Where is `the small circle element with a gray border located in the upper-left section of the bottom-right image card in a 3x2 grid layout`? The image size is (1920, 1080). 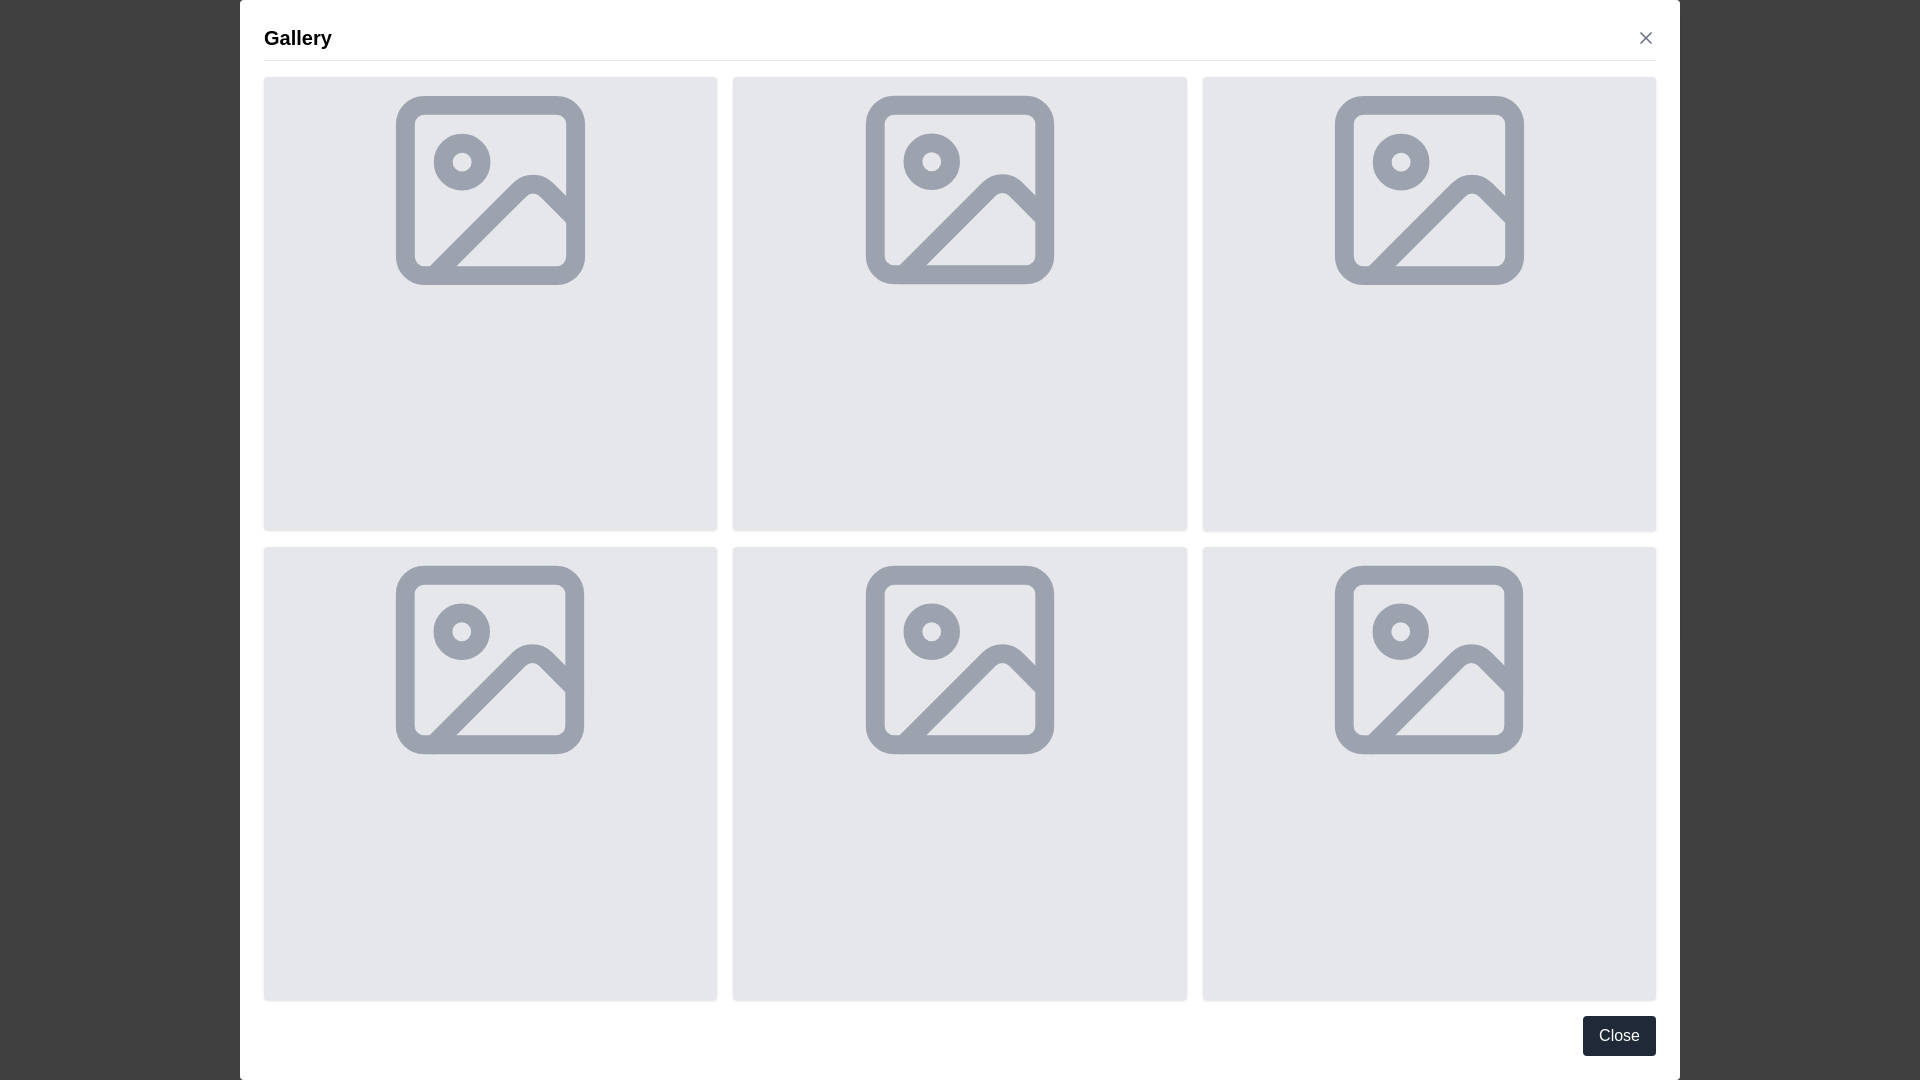 the small circle element with a gray border located in the upper-left section of the bottom-right image card in a 3x2 grid layout is located at coordinates (1400, 631).